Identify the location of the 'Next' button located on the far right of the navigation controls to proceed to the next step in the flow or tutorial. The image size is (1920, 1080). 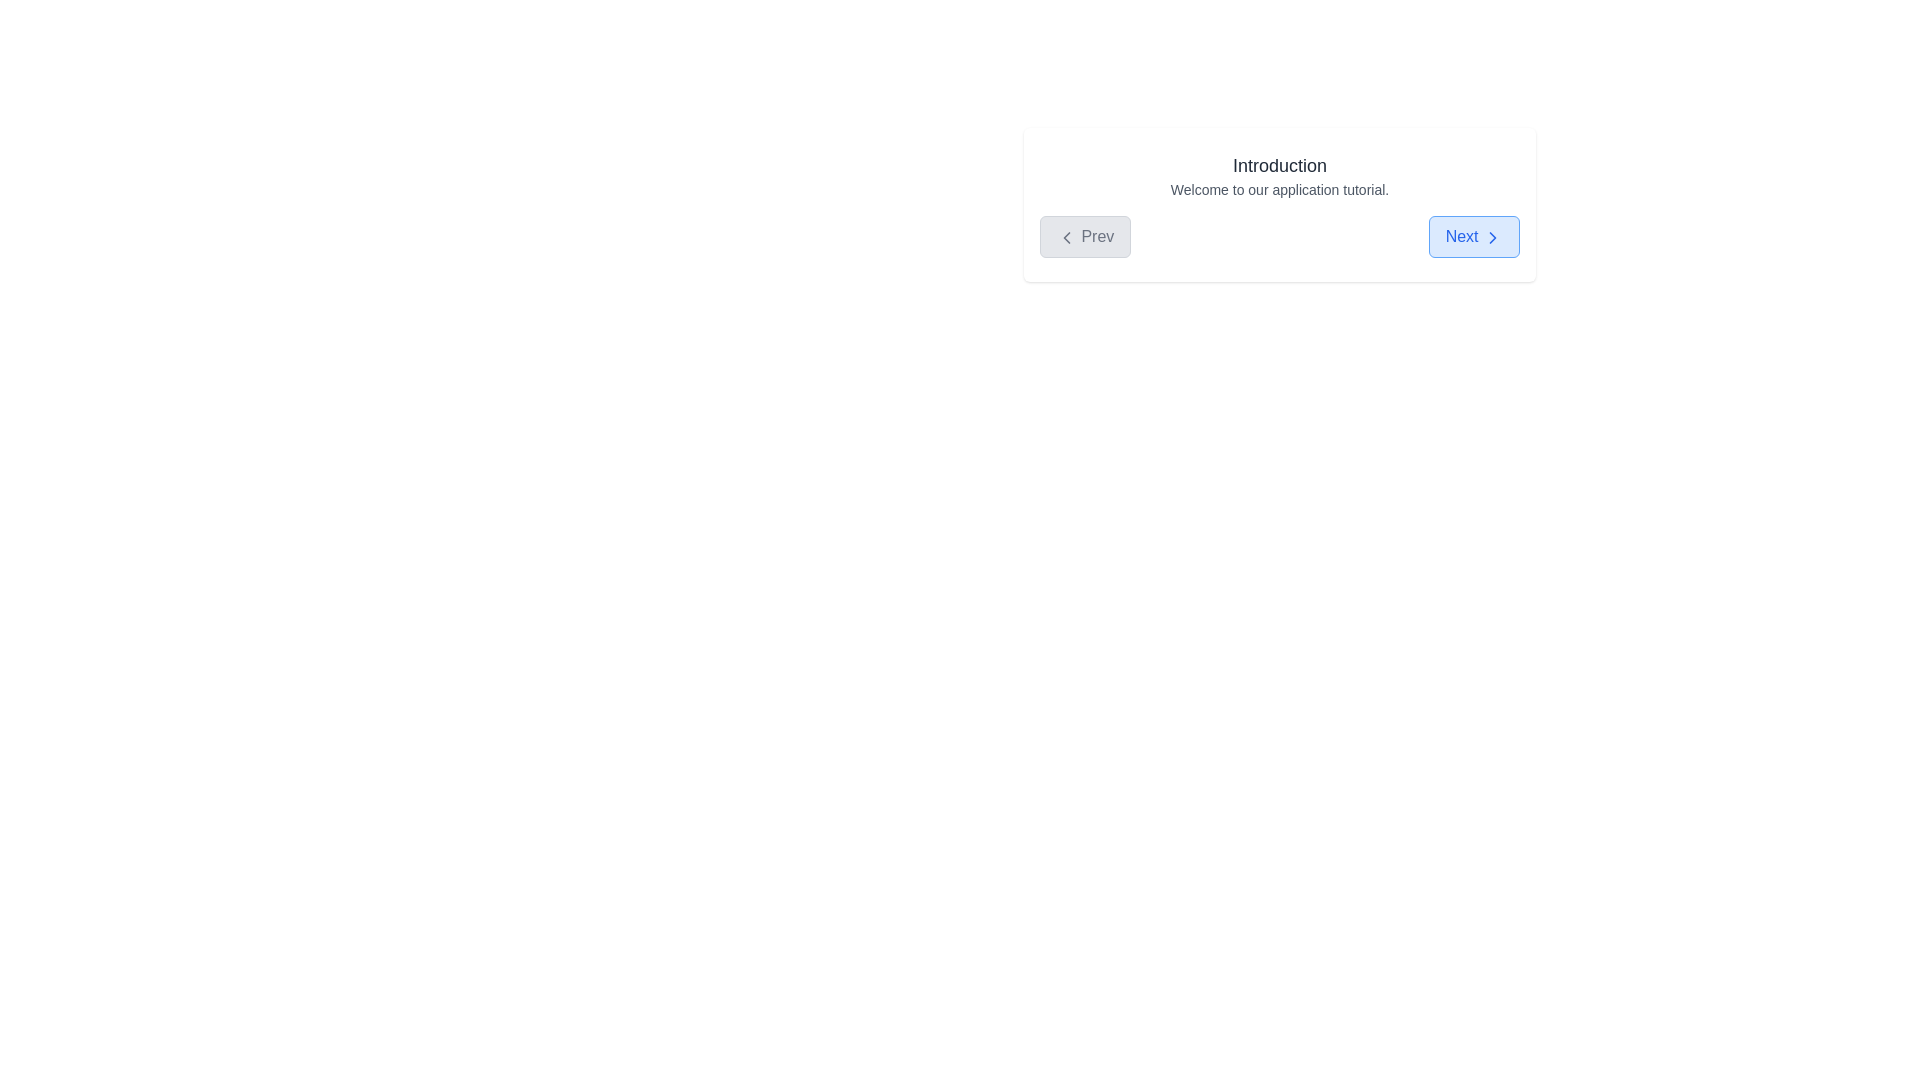
(1474, 235).